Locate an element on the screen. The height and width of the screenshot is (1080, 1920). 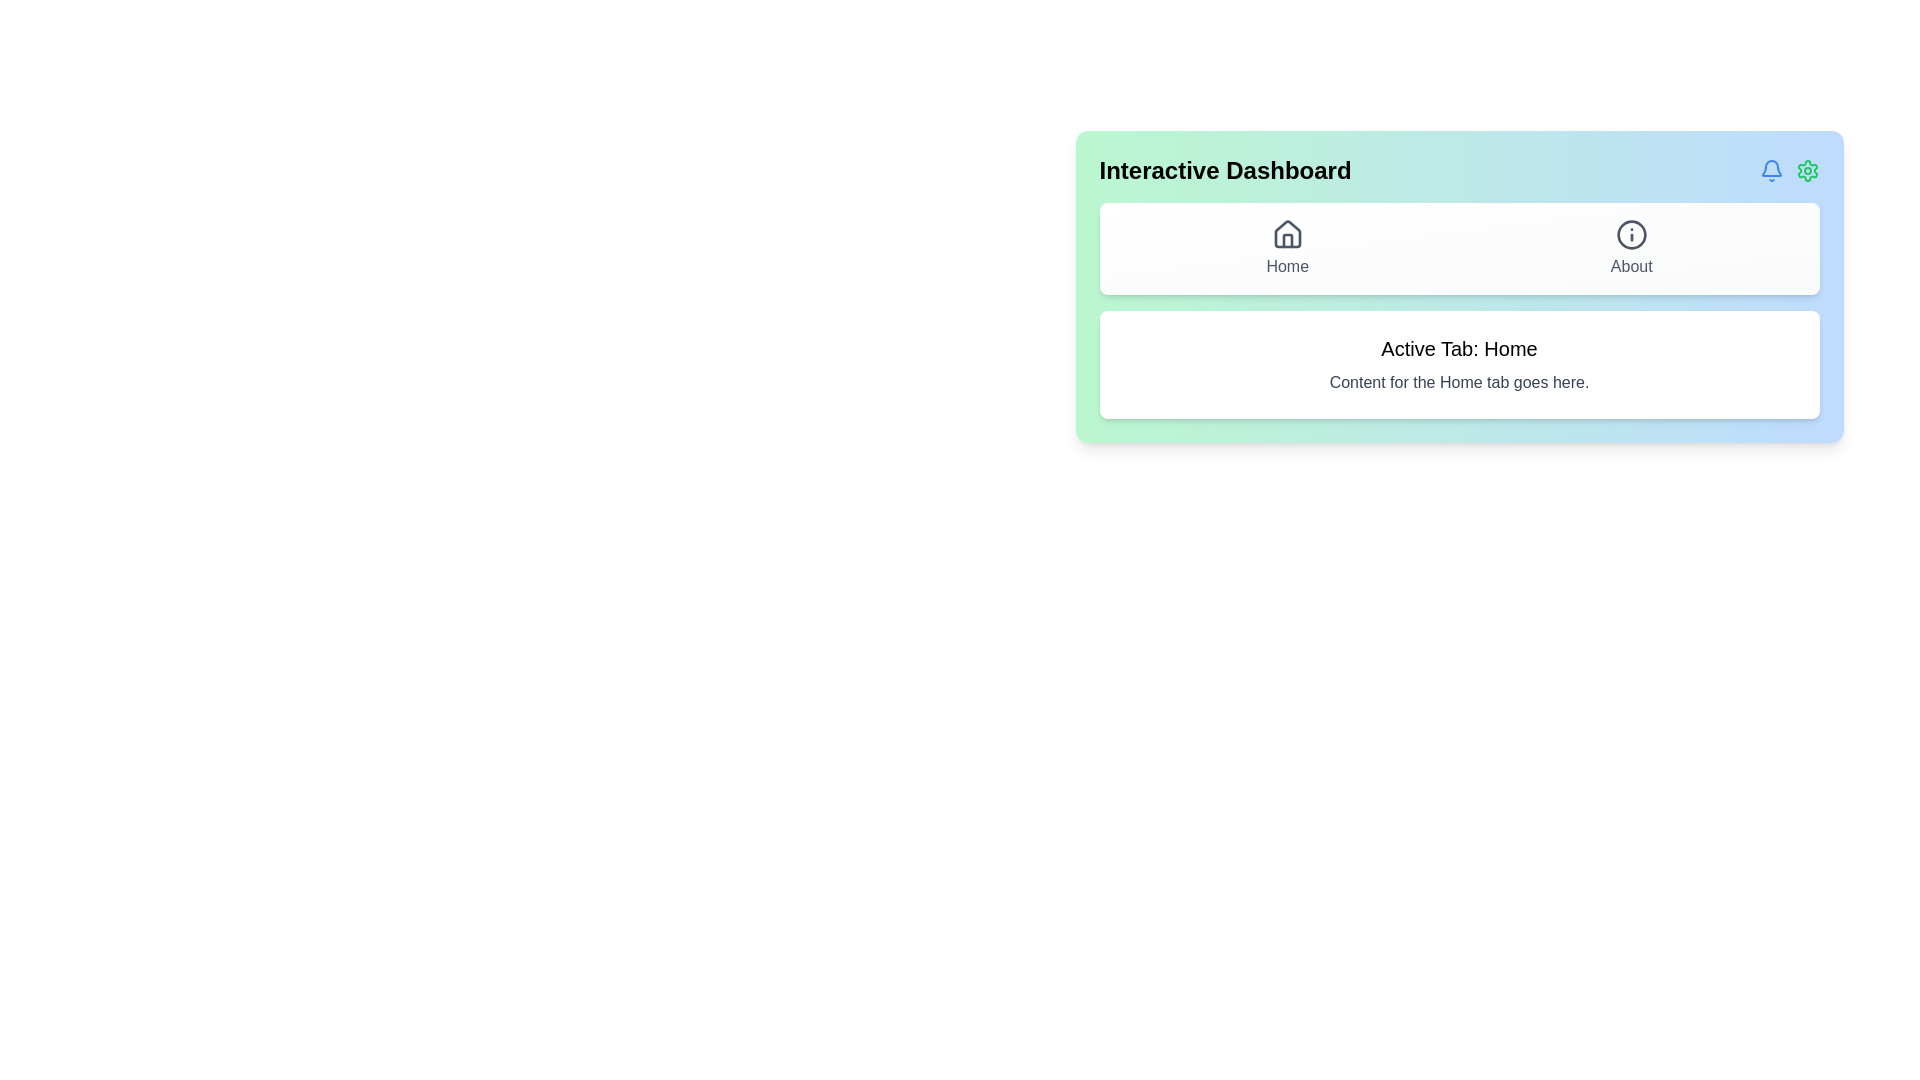
the green gear-shaped icon at the top right corner of the interface is located at coordinates (1807, 169).